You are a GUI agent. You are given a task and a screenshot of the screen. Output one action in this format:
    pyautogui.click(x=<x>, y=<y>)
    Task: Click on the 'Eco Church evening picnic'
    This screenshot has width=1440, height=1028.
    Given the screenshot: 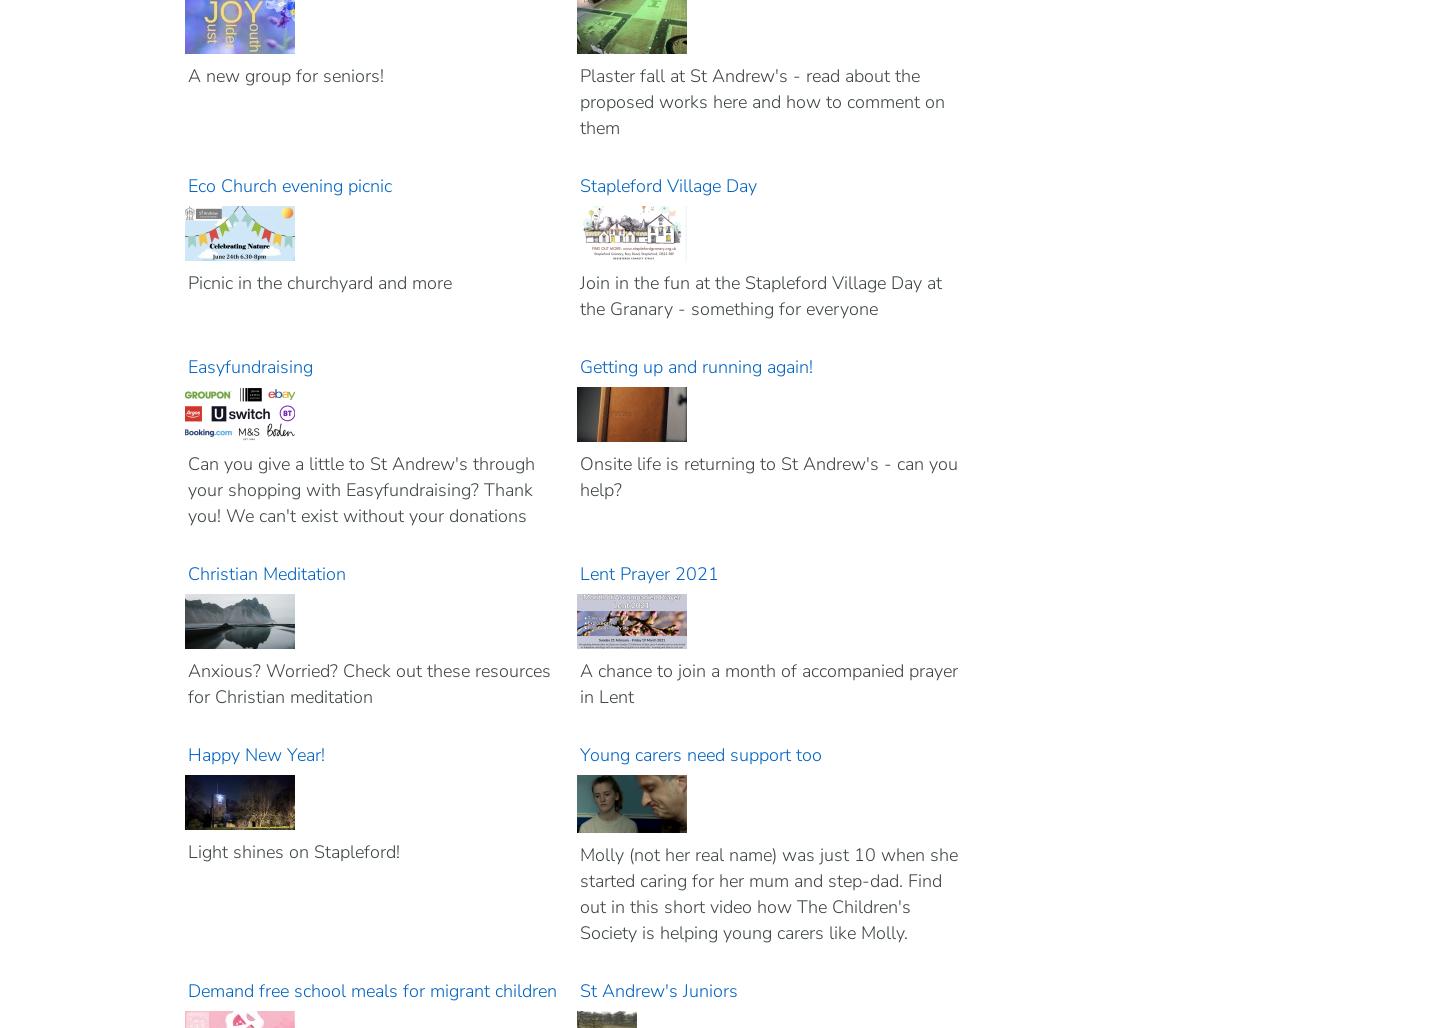 What is the action you would take?
    pyautogui.click(x=291, y=185)
    